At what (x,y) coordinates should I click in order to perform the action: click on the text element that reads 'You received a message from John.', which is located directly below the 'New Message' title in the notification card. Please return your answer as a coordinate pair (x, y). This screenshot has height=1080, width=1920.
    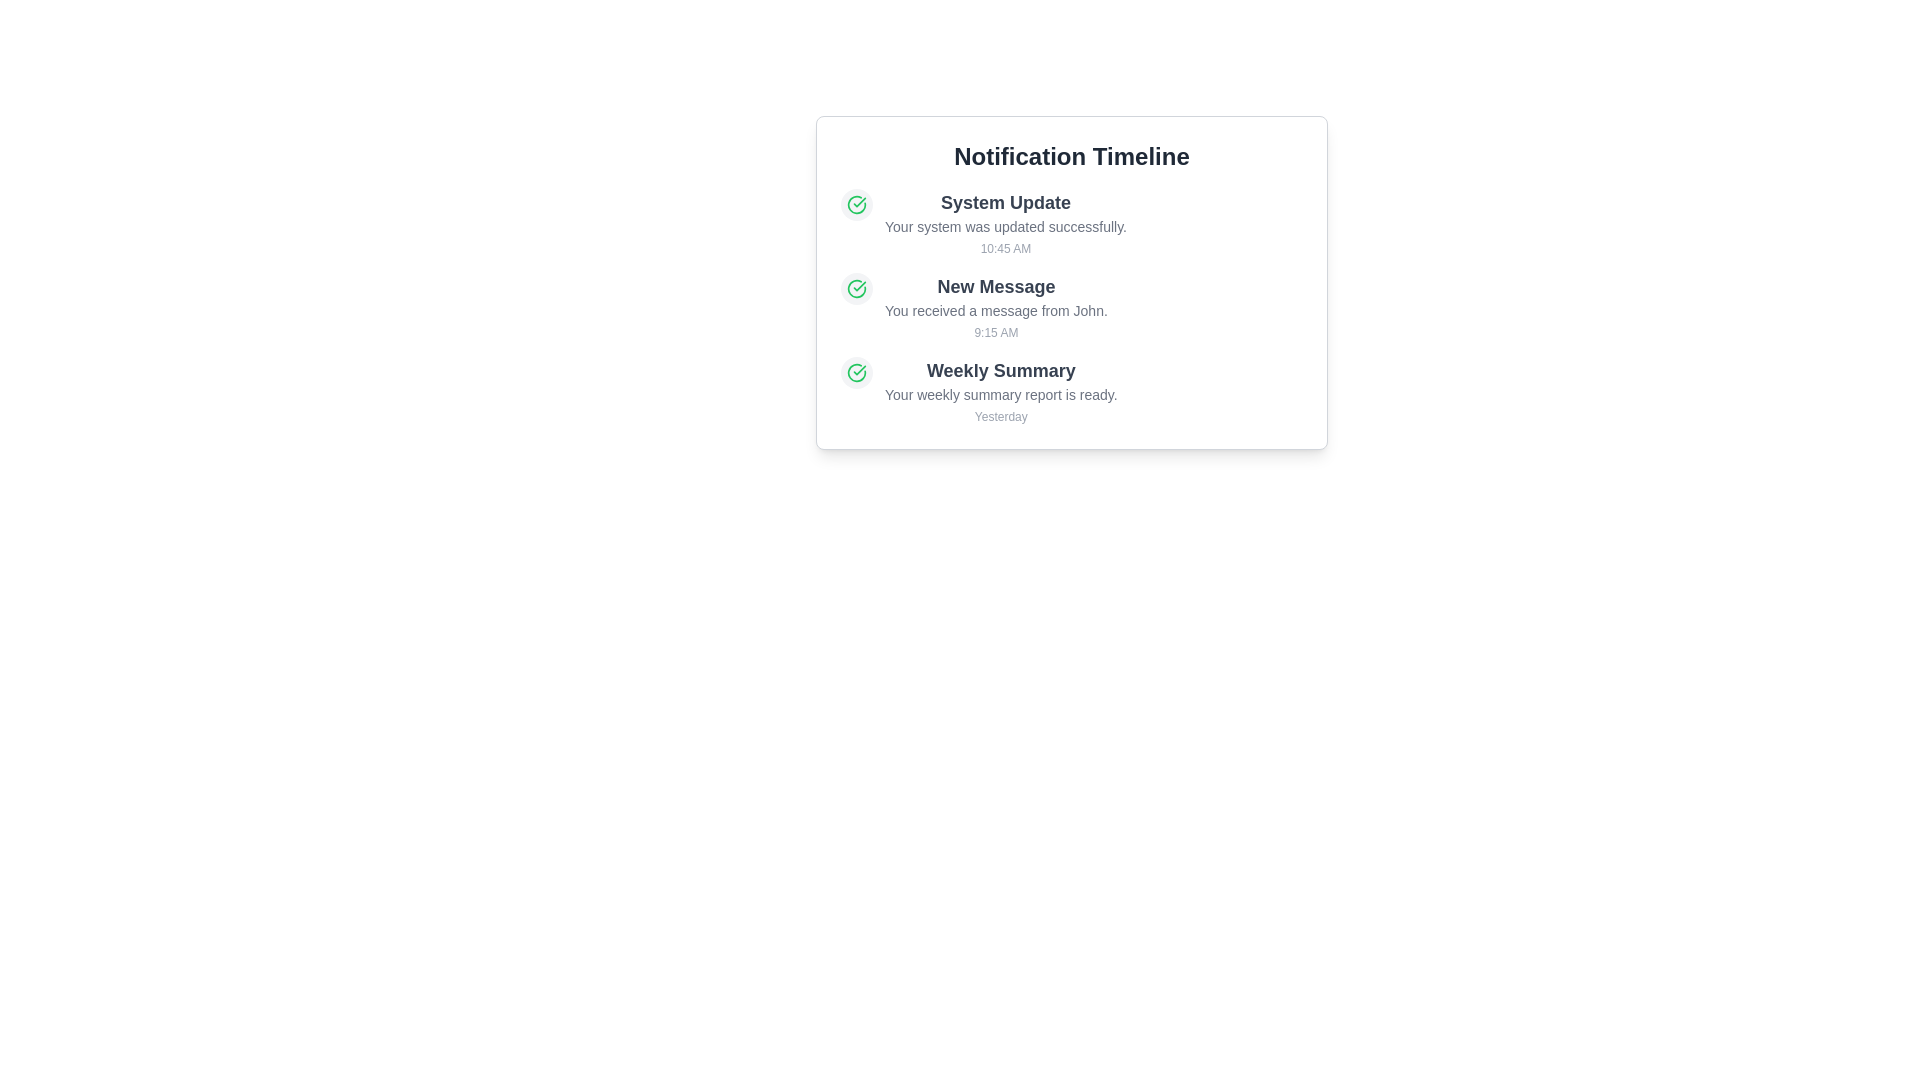
    Looking at the image, I should click on (996, 311).